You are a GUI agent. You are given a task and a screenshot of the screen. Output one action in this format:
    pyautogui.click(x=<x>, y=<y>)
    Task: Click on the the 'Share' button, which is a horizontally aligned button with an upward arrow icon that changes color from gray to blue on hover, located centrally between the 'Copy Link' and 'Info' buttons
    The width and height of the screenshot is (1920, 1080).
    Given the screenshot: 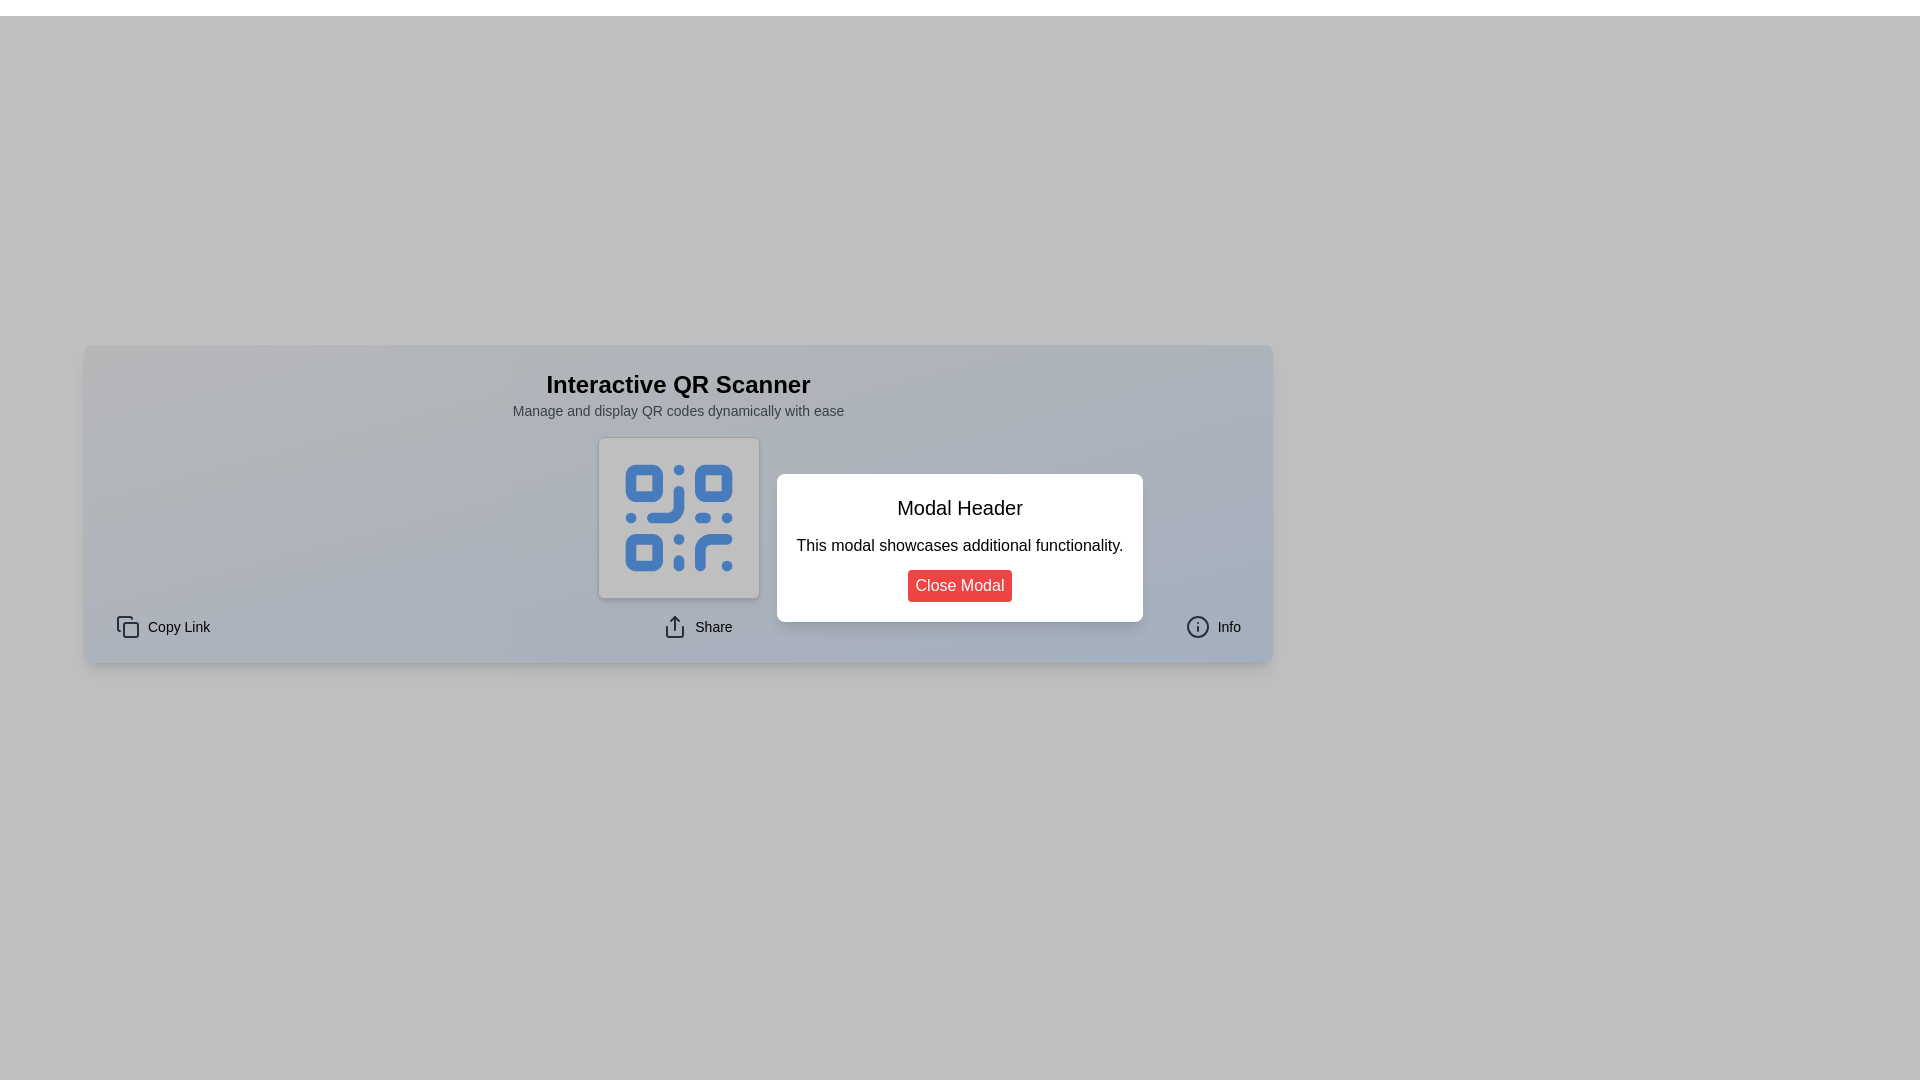 What is the action you would take?
    pyautogui.click(x=697, y=626)
    